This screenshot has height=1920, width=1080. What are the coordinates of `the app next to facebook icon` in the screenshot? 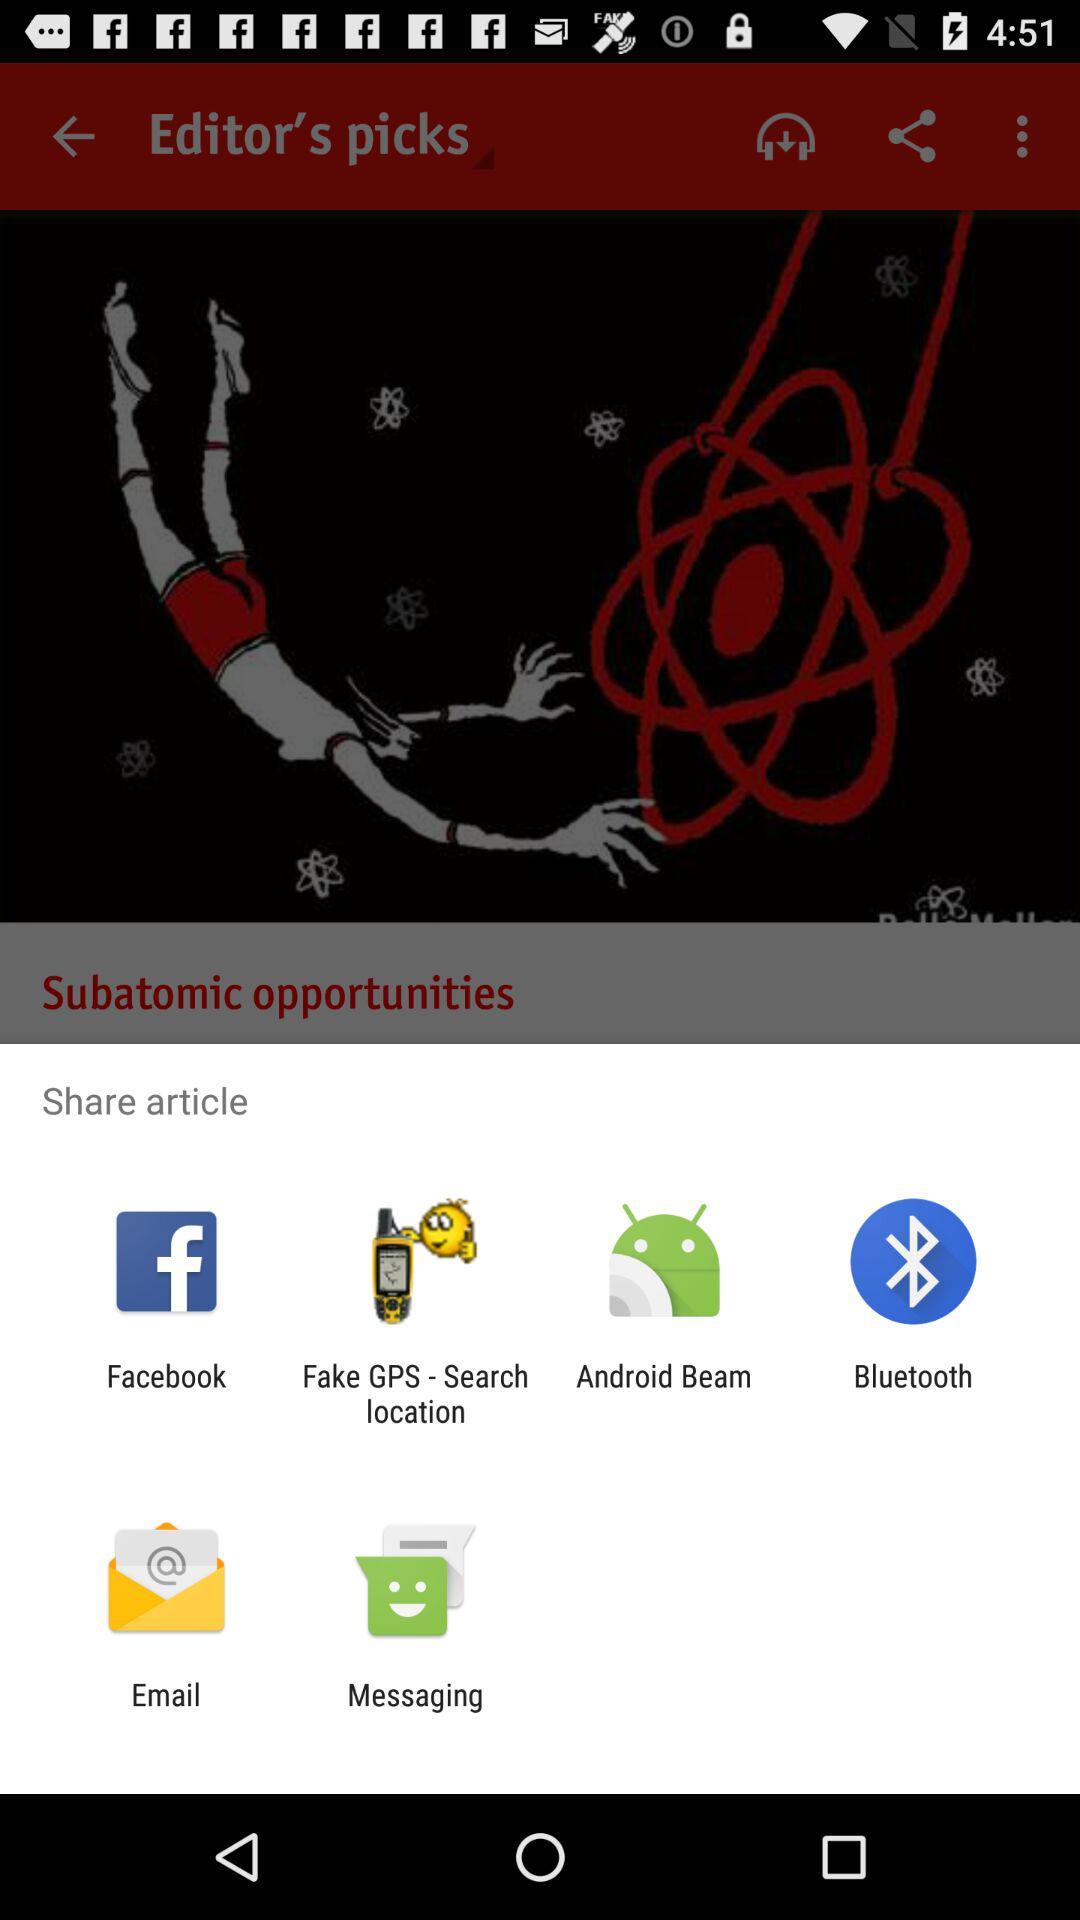 It's located at (414, 1392).